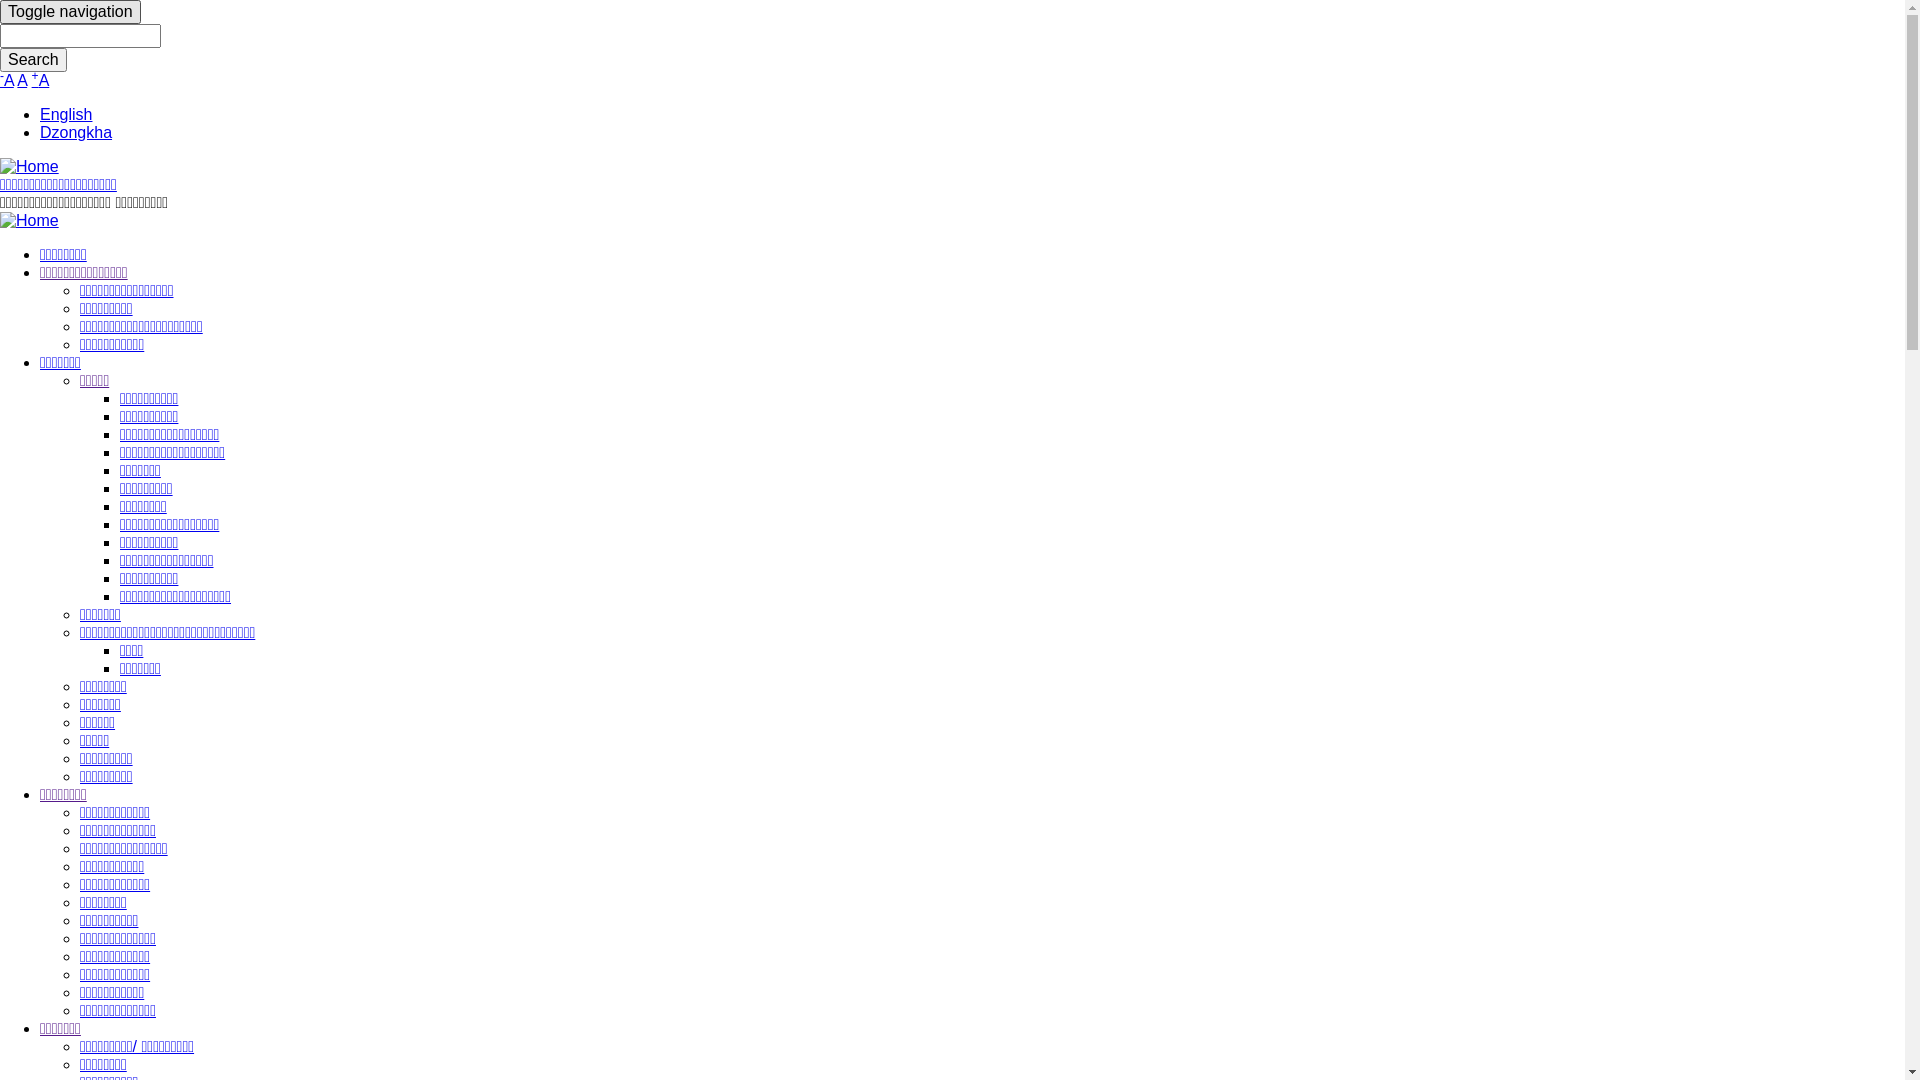  I want to click on 'English', so click(66, 114).